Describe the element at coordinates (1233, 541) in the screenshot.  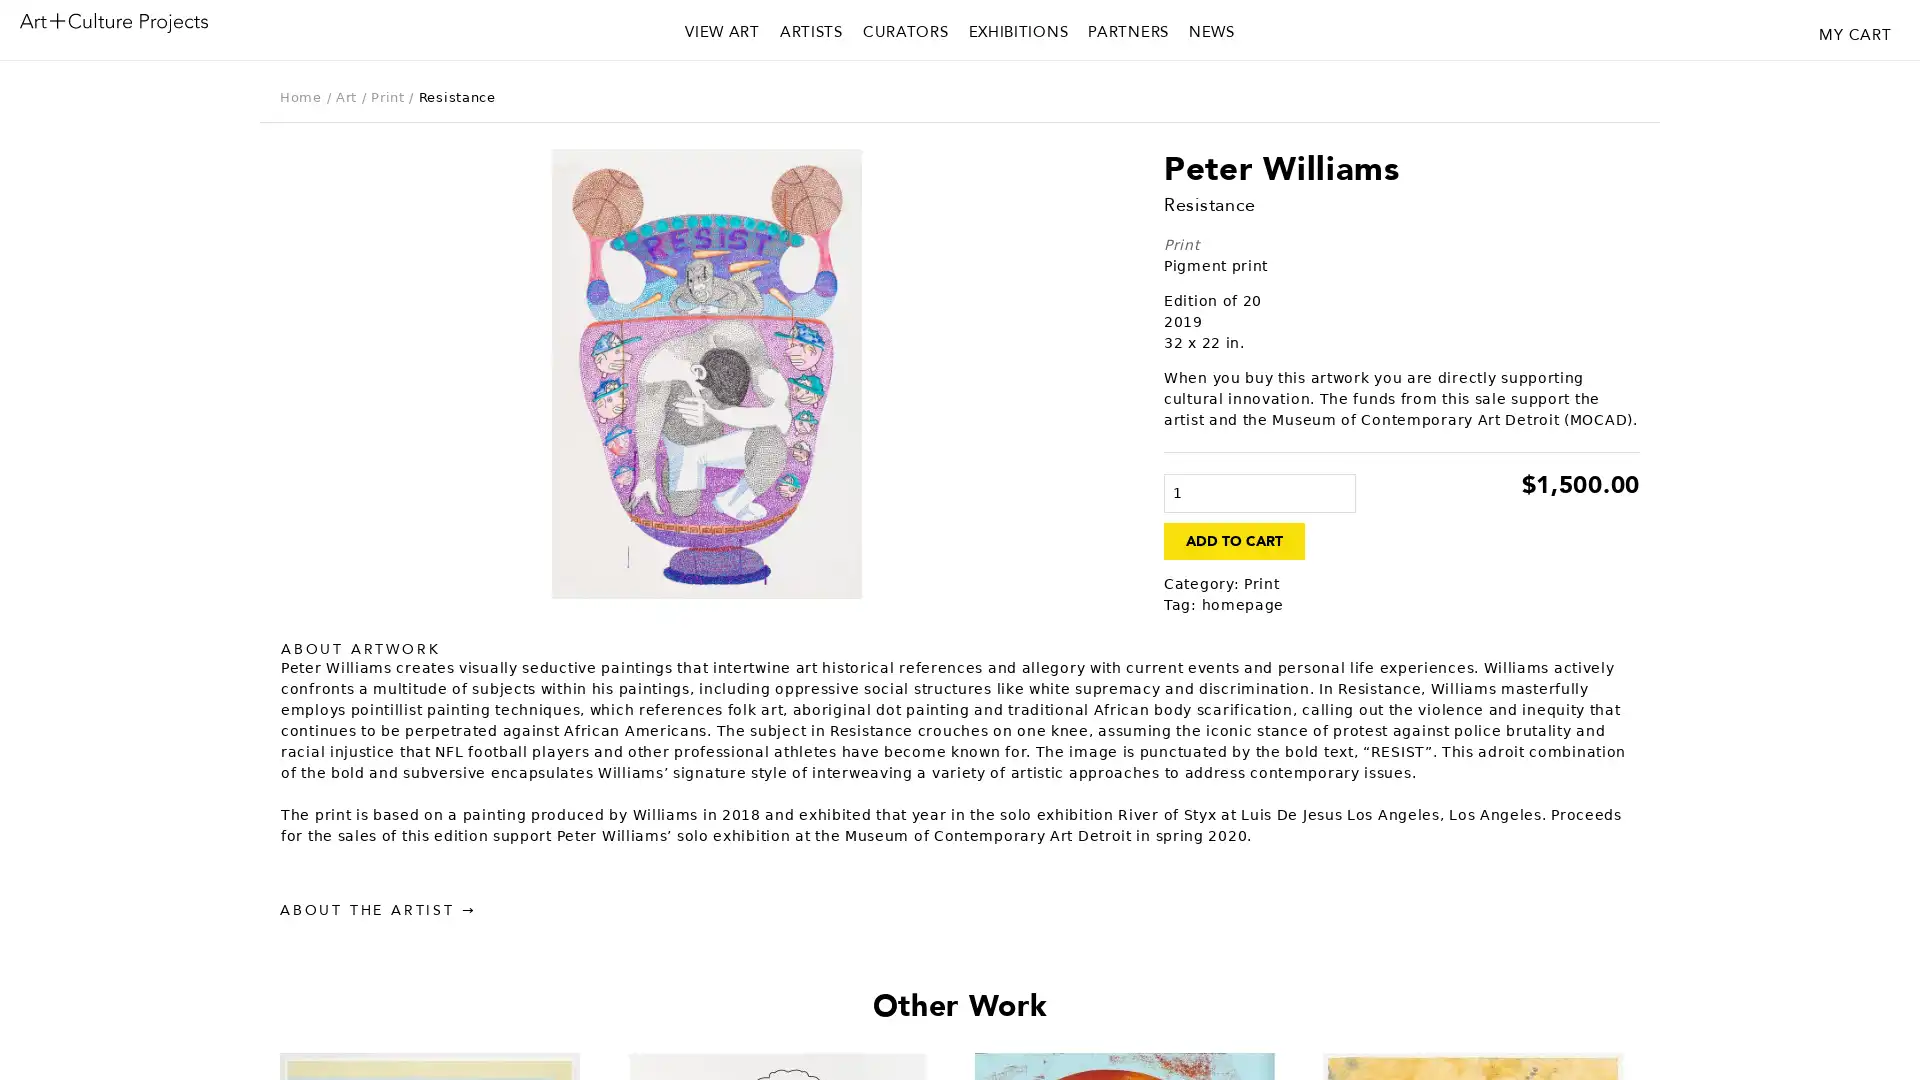
I see `ADD TO CART` at that location.